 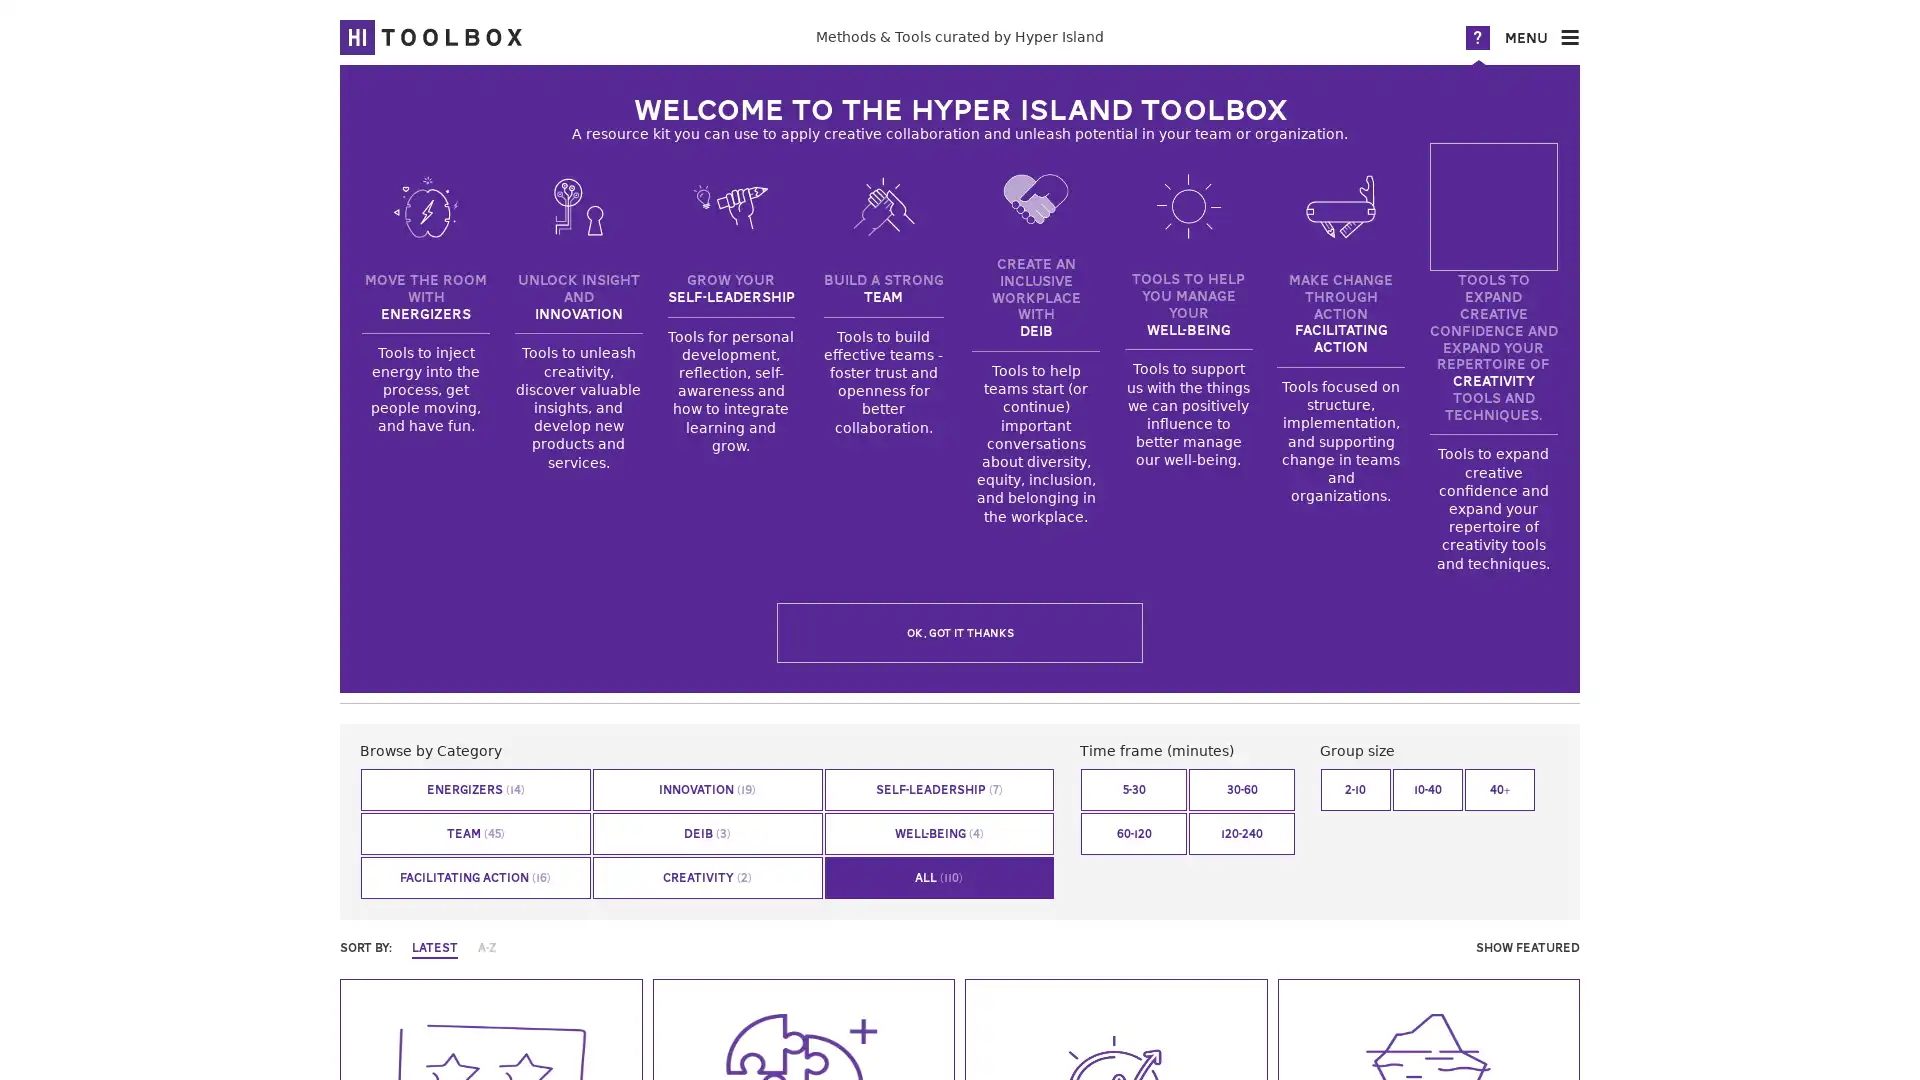 I want to click on OK, got it thanks, so click(x=960, y=632).